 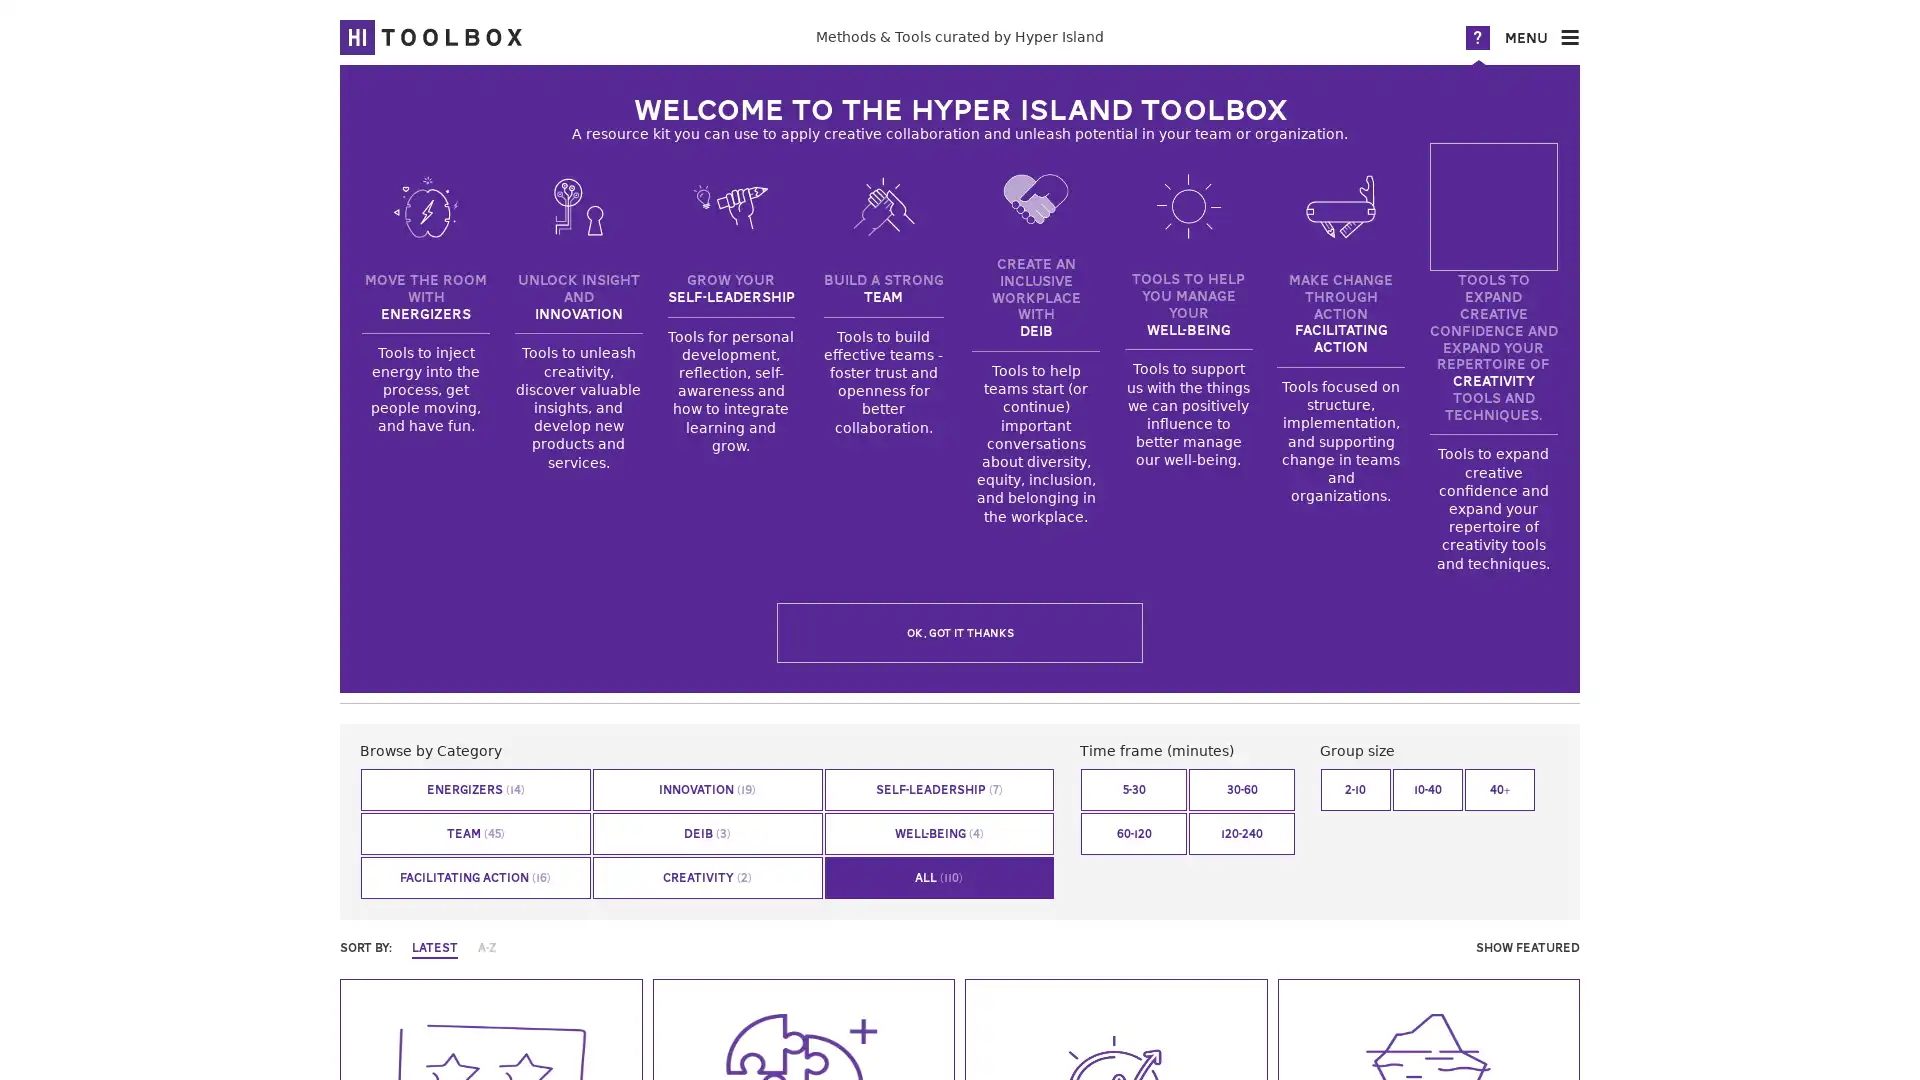 I want to click on OK, got it thanks, so click(x=960, y=632).